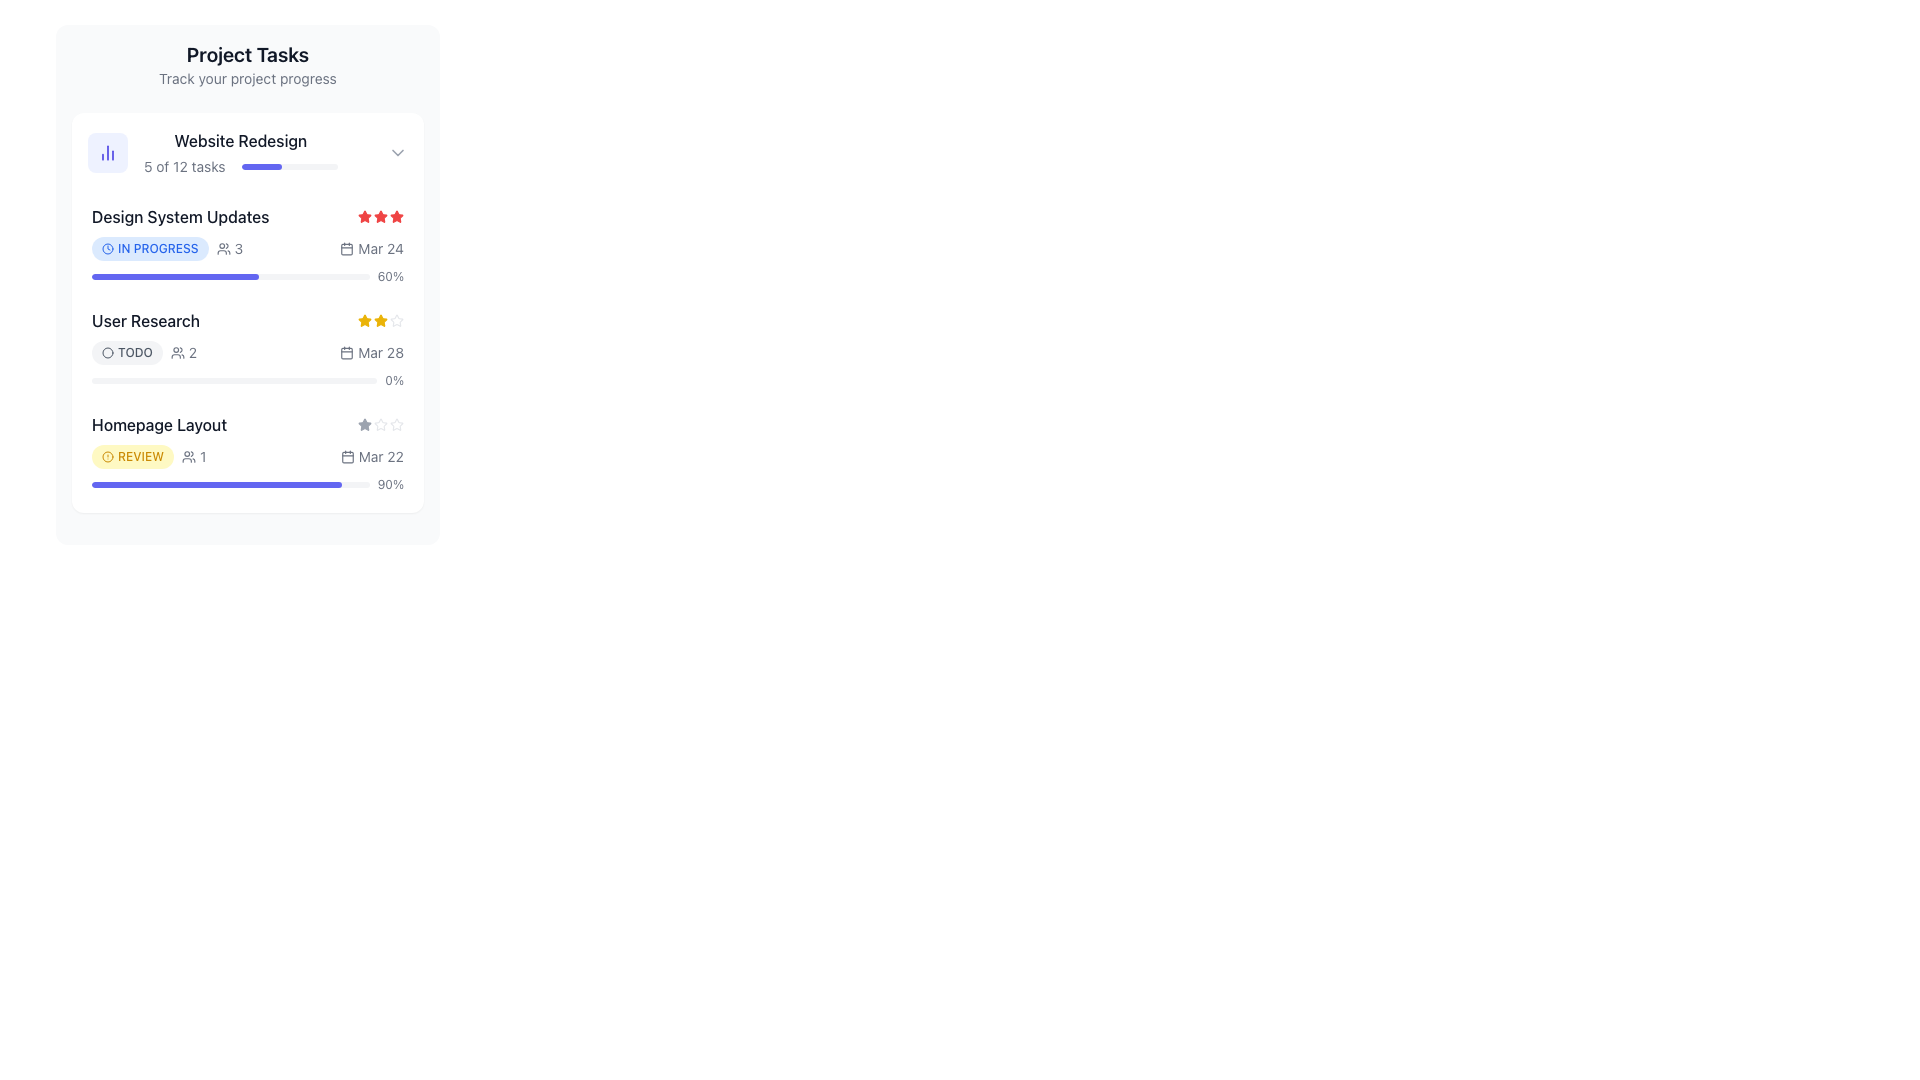  Describe the element at coordinates (347, 457) in the screenshot. I see `the vector graphic element (rectangular shape) that is part of the calendar icon, located next to the 'Homepage Layout' task's due date in the task list interface` at that location.